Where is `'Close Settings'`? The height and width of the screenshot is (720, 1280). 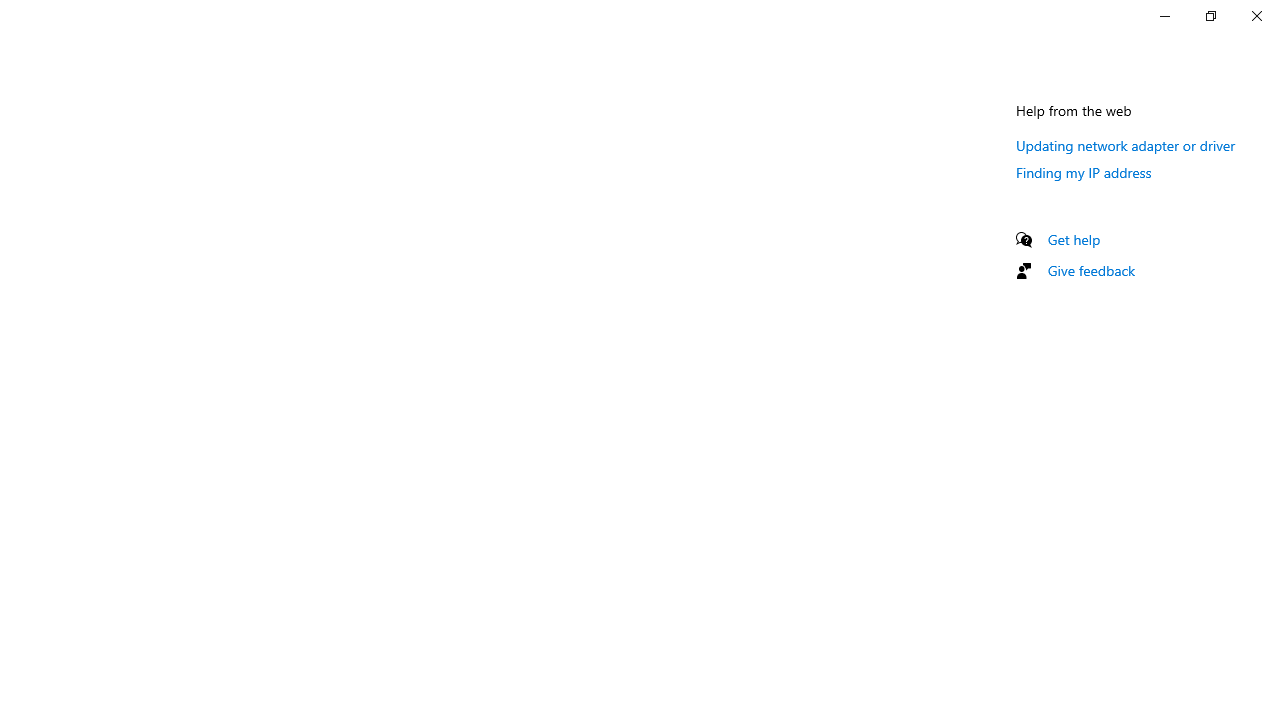
'Close Settings' is located at coordinates (1255, 15).